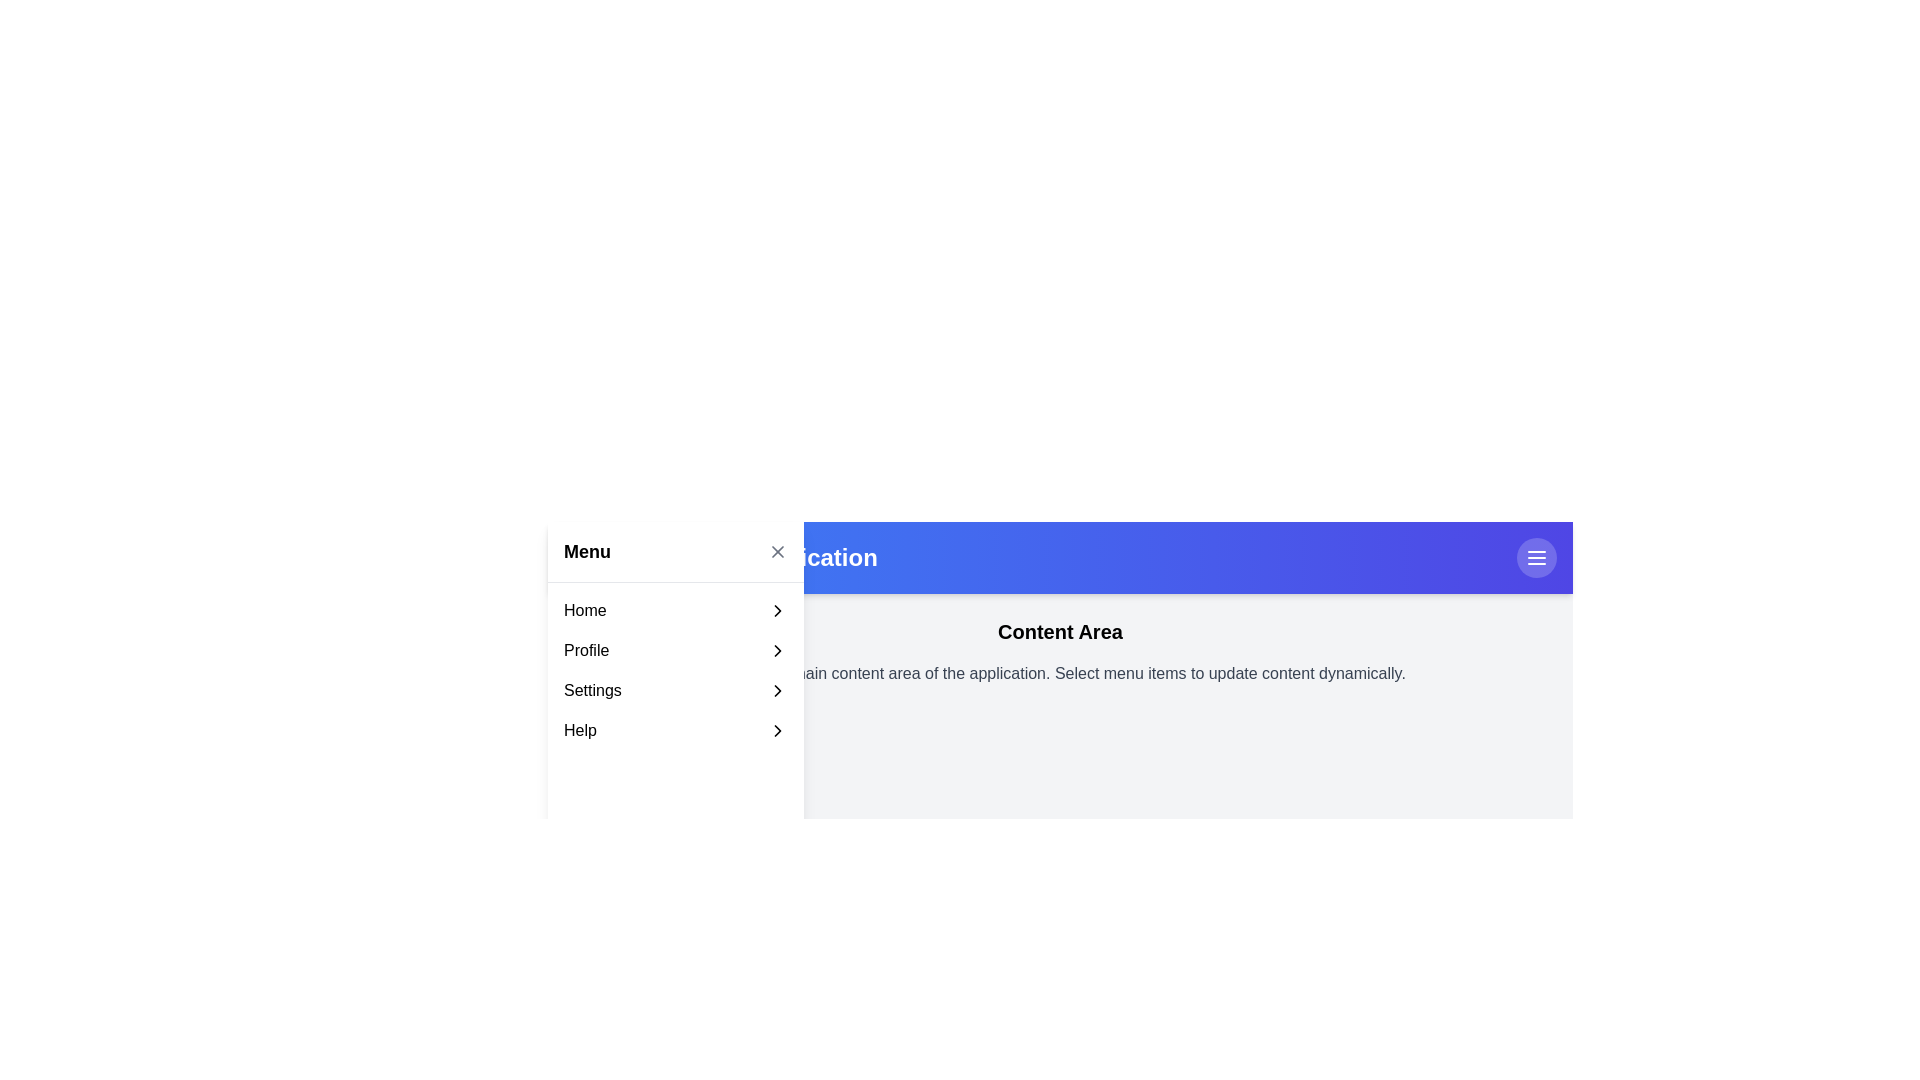 This screenshot has width=1920, height=1080. I want to click on the button, so click(1535, 558).